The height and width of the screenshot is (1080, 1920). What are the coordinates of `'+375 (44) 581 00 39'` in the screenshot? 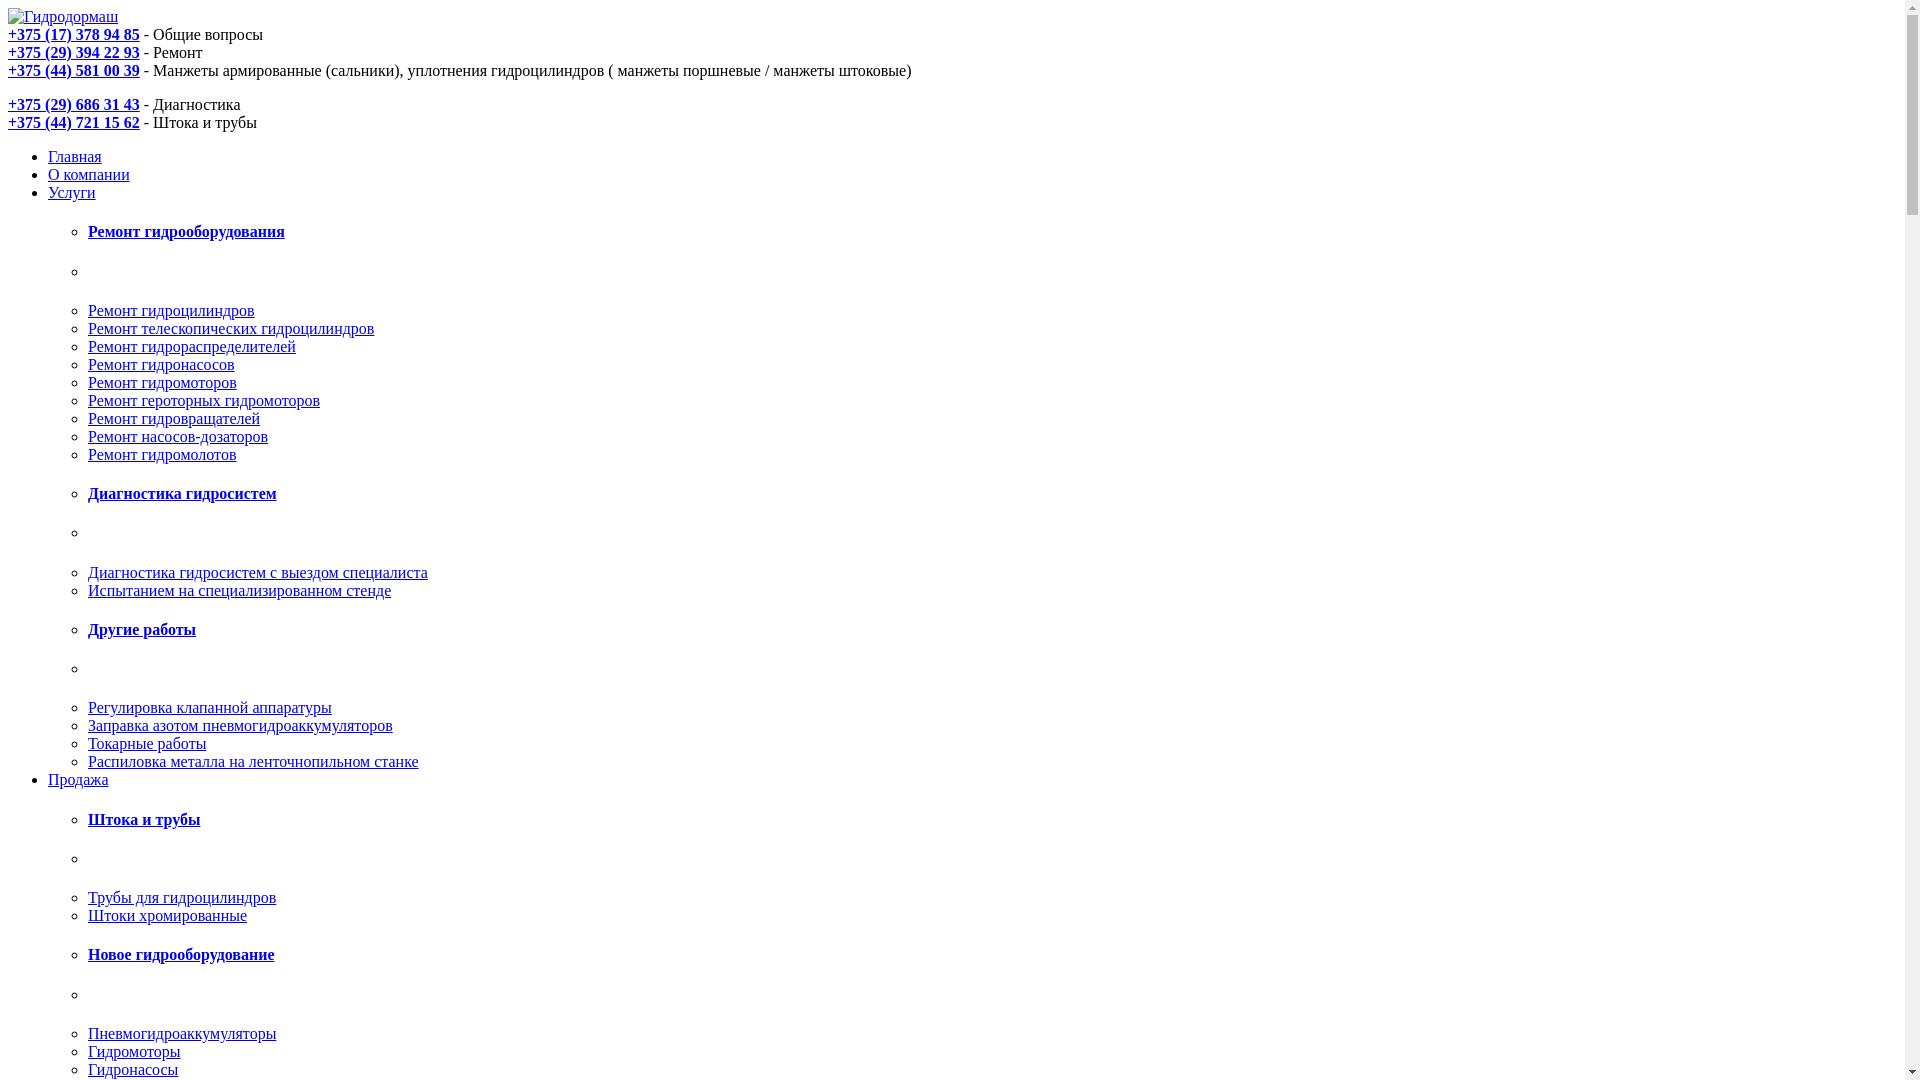 It's located at (73, 69).